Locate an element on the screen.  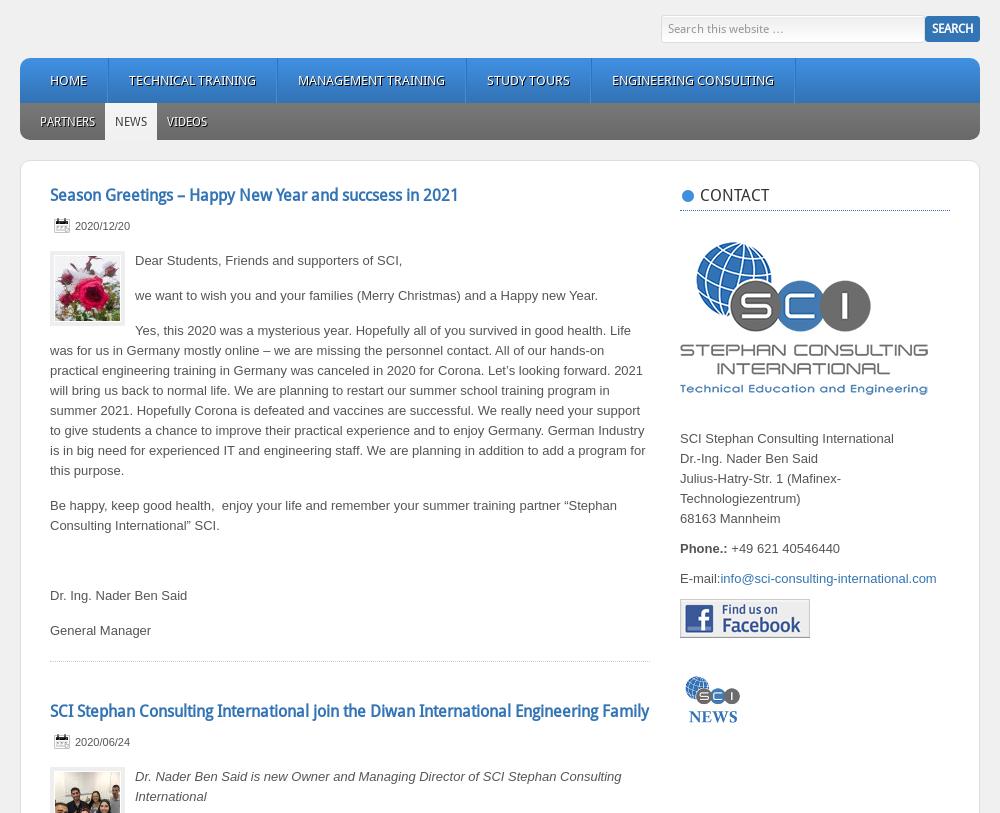
'2020/12/20' is located at coordinates (101, 225).